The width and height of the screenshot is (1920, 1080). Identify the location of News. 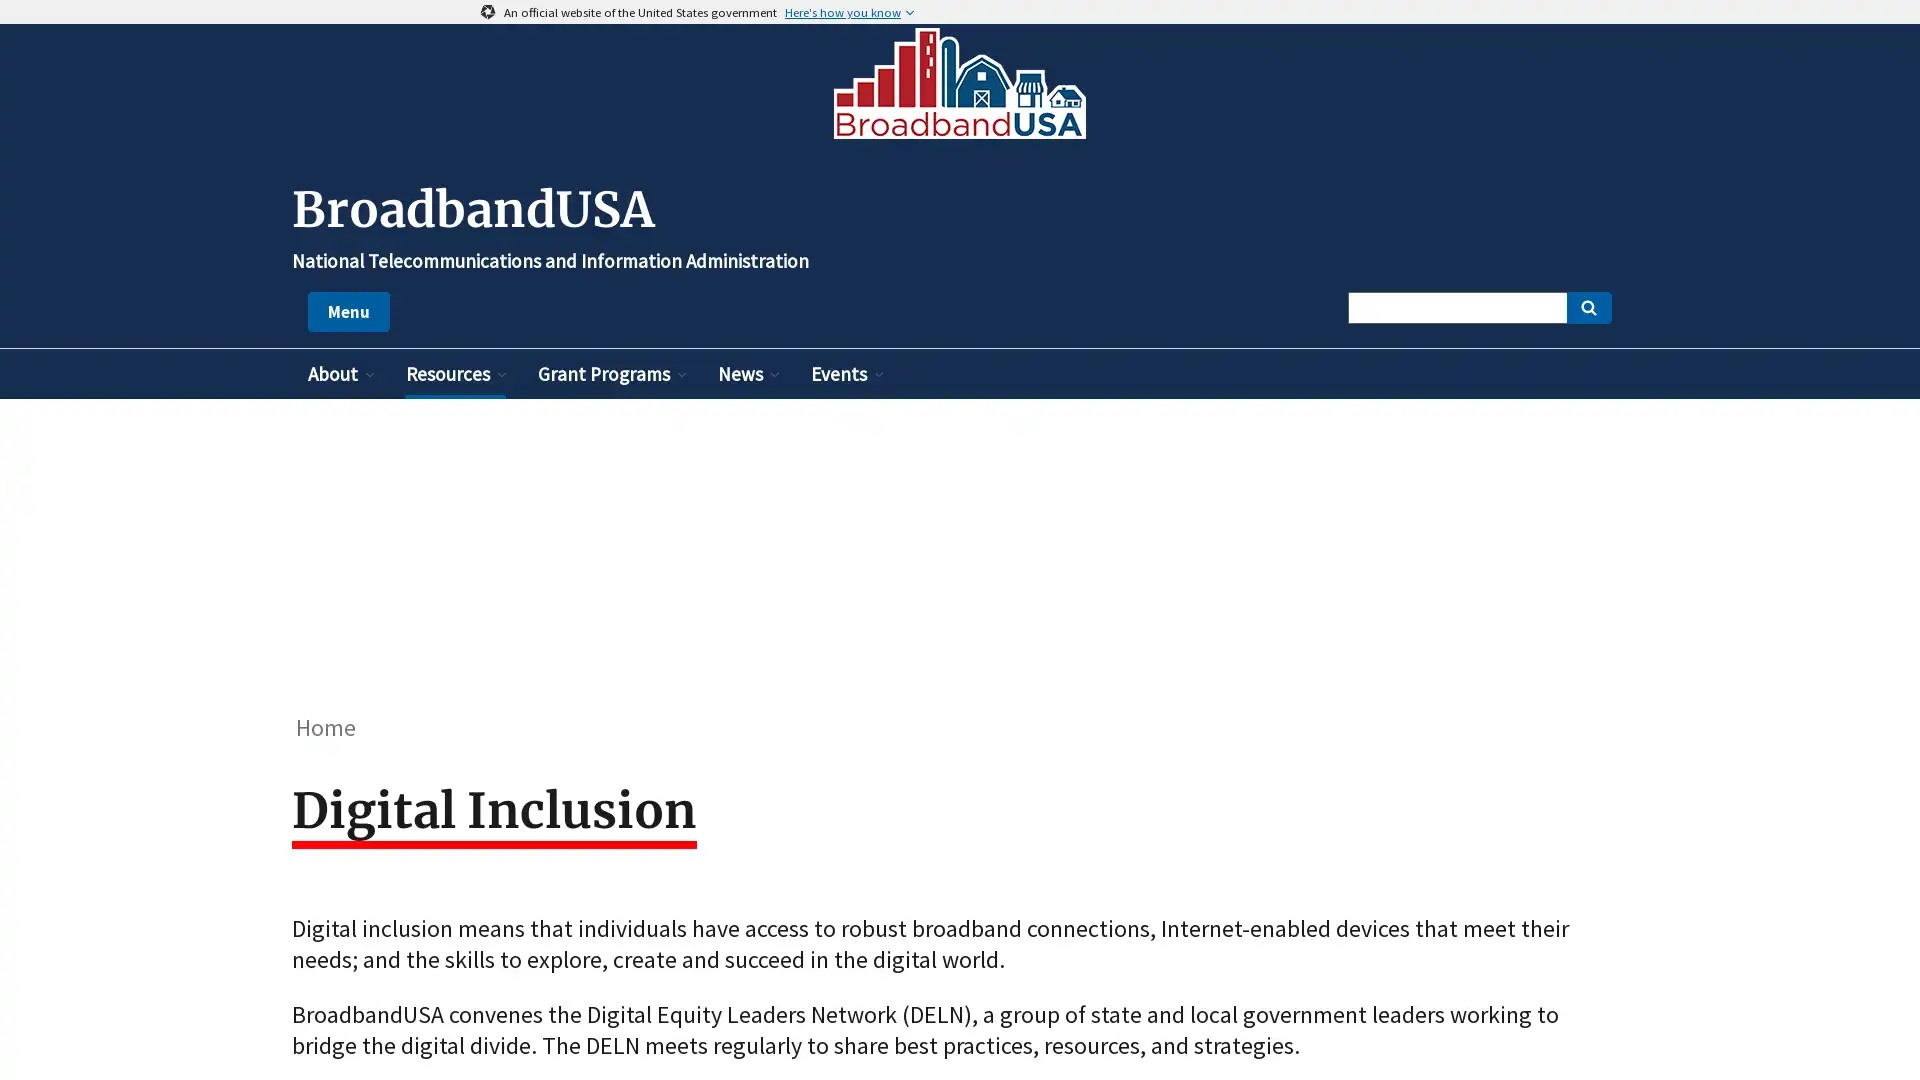
(747, 374).